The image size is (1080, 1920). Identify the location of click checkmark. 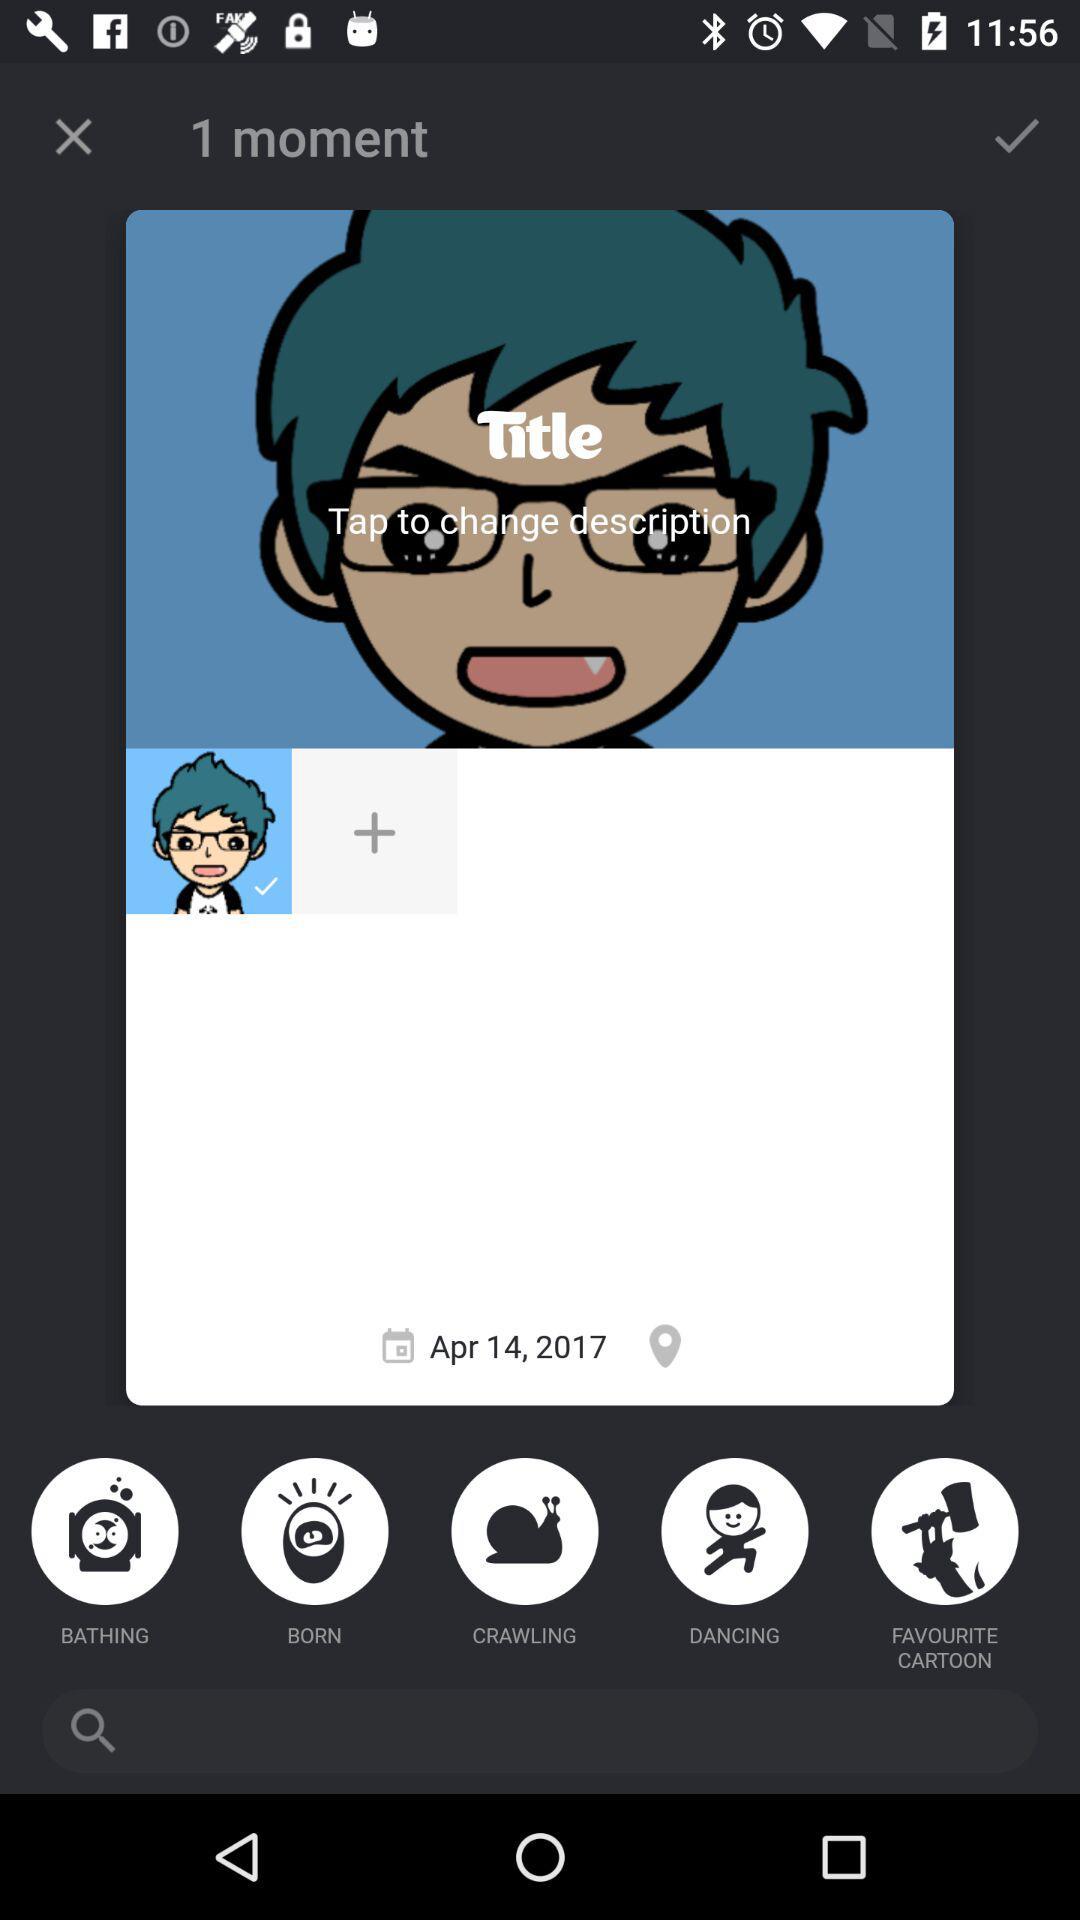
(1017, 135).